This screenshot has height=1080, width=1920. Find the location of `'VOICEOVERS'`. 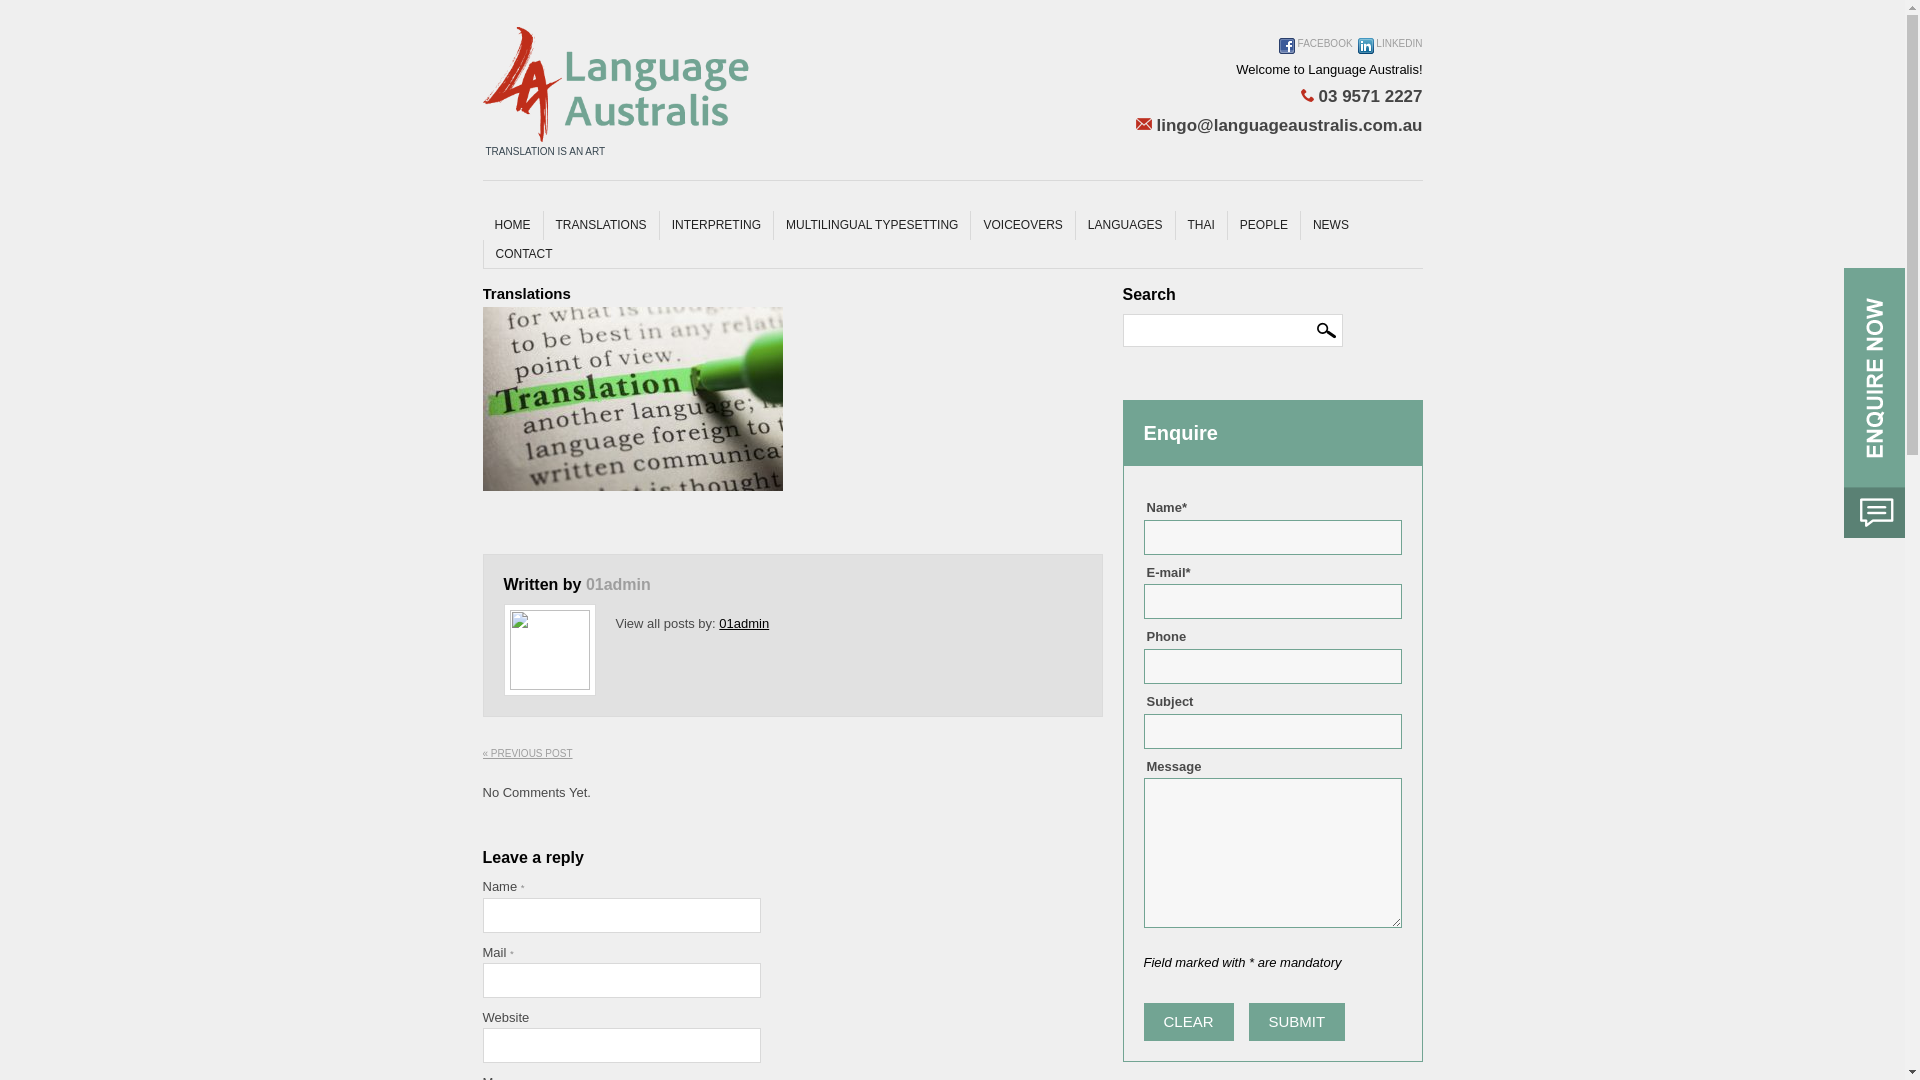

'VOICEOVERS' is located at coordinates (1022, 225).